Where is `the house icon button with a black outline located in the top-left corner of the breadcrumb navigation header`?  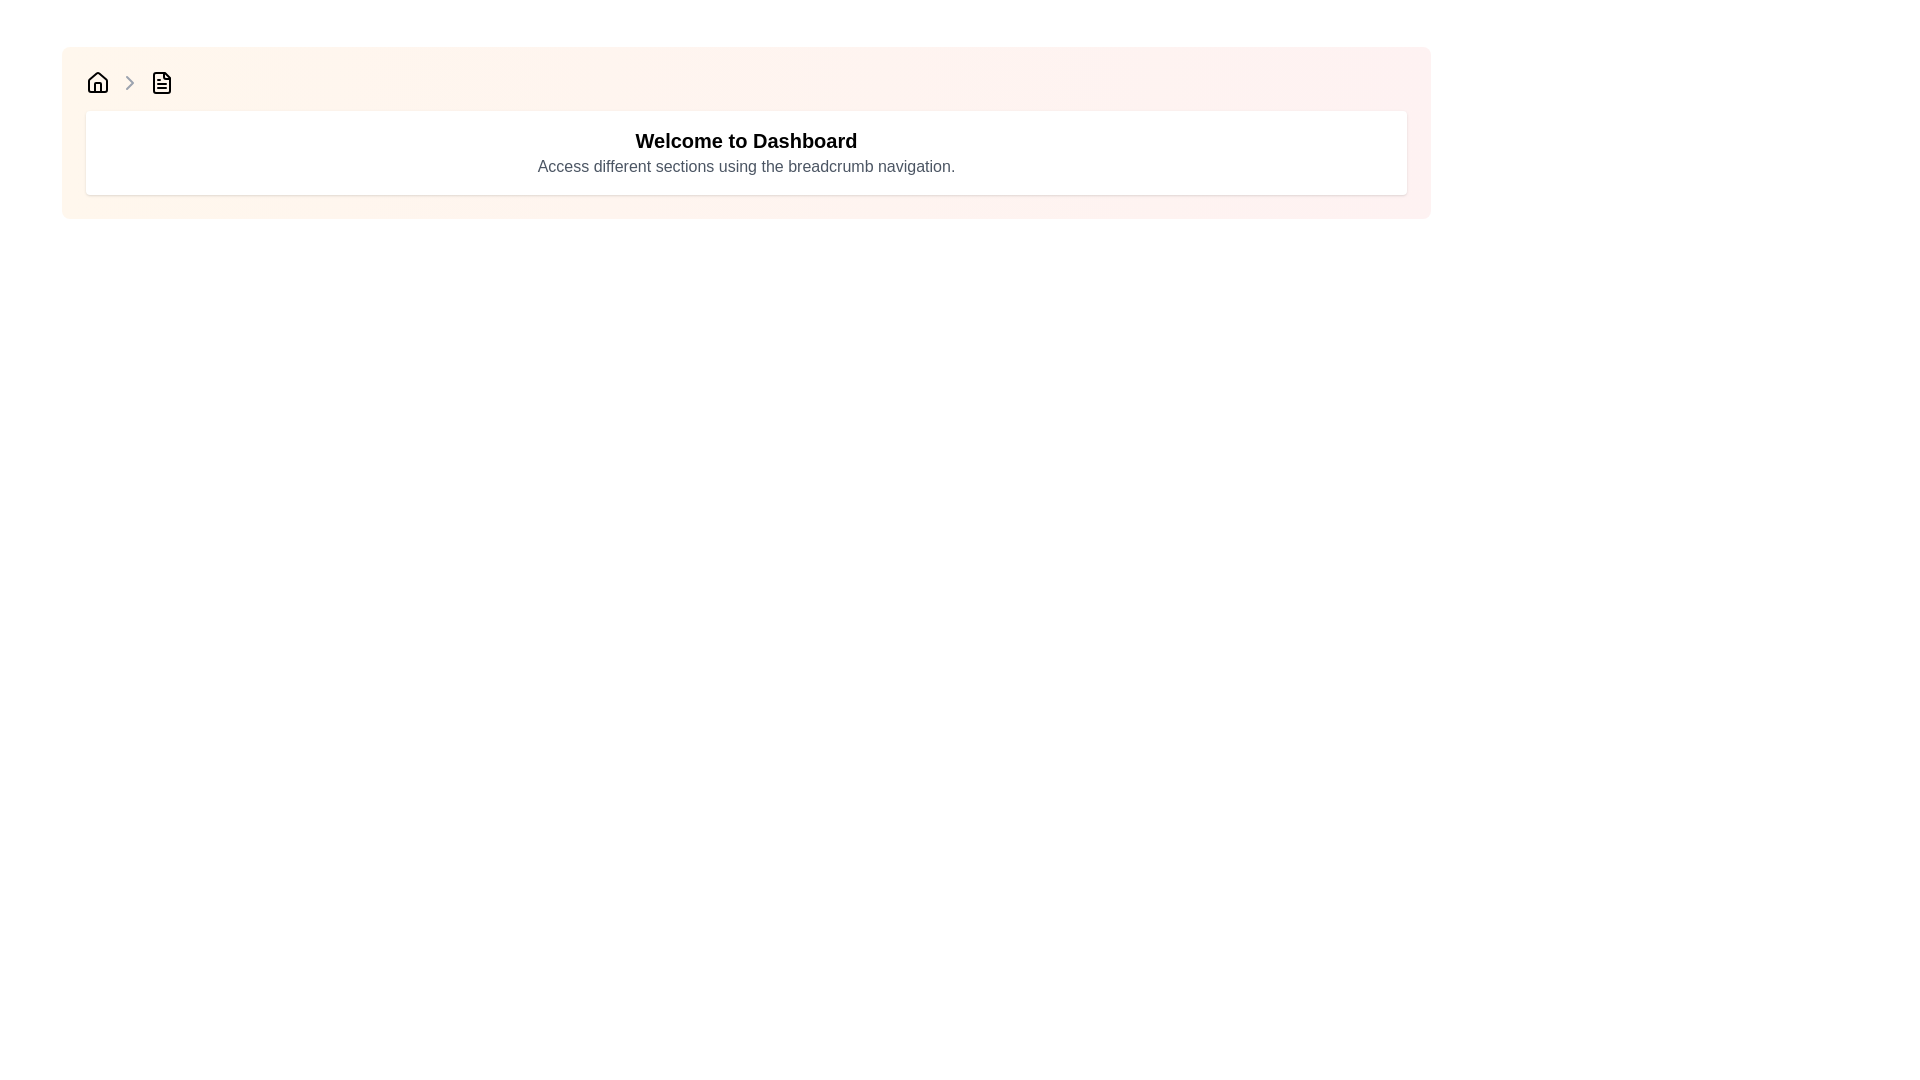 the house icon button with a black outline located in the top-left corner of the breadcrumb navigation header is located at coordinates (96, 82).